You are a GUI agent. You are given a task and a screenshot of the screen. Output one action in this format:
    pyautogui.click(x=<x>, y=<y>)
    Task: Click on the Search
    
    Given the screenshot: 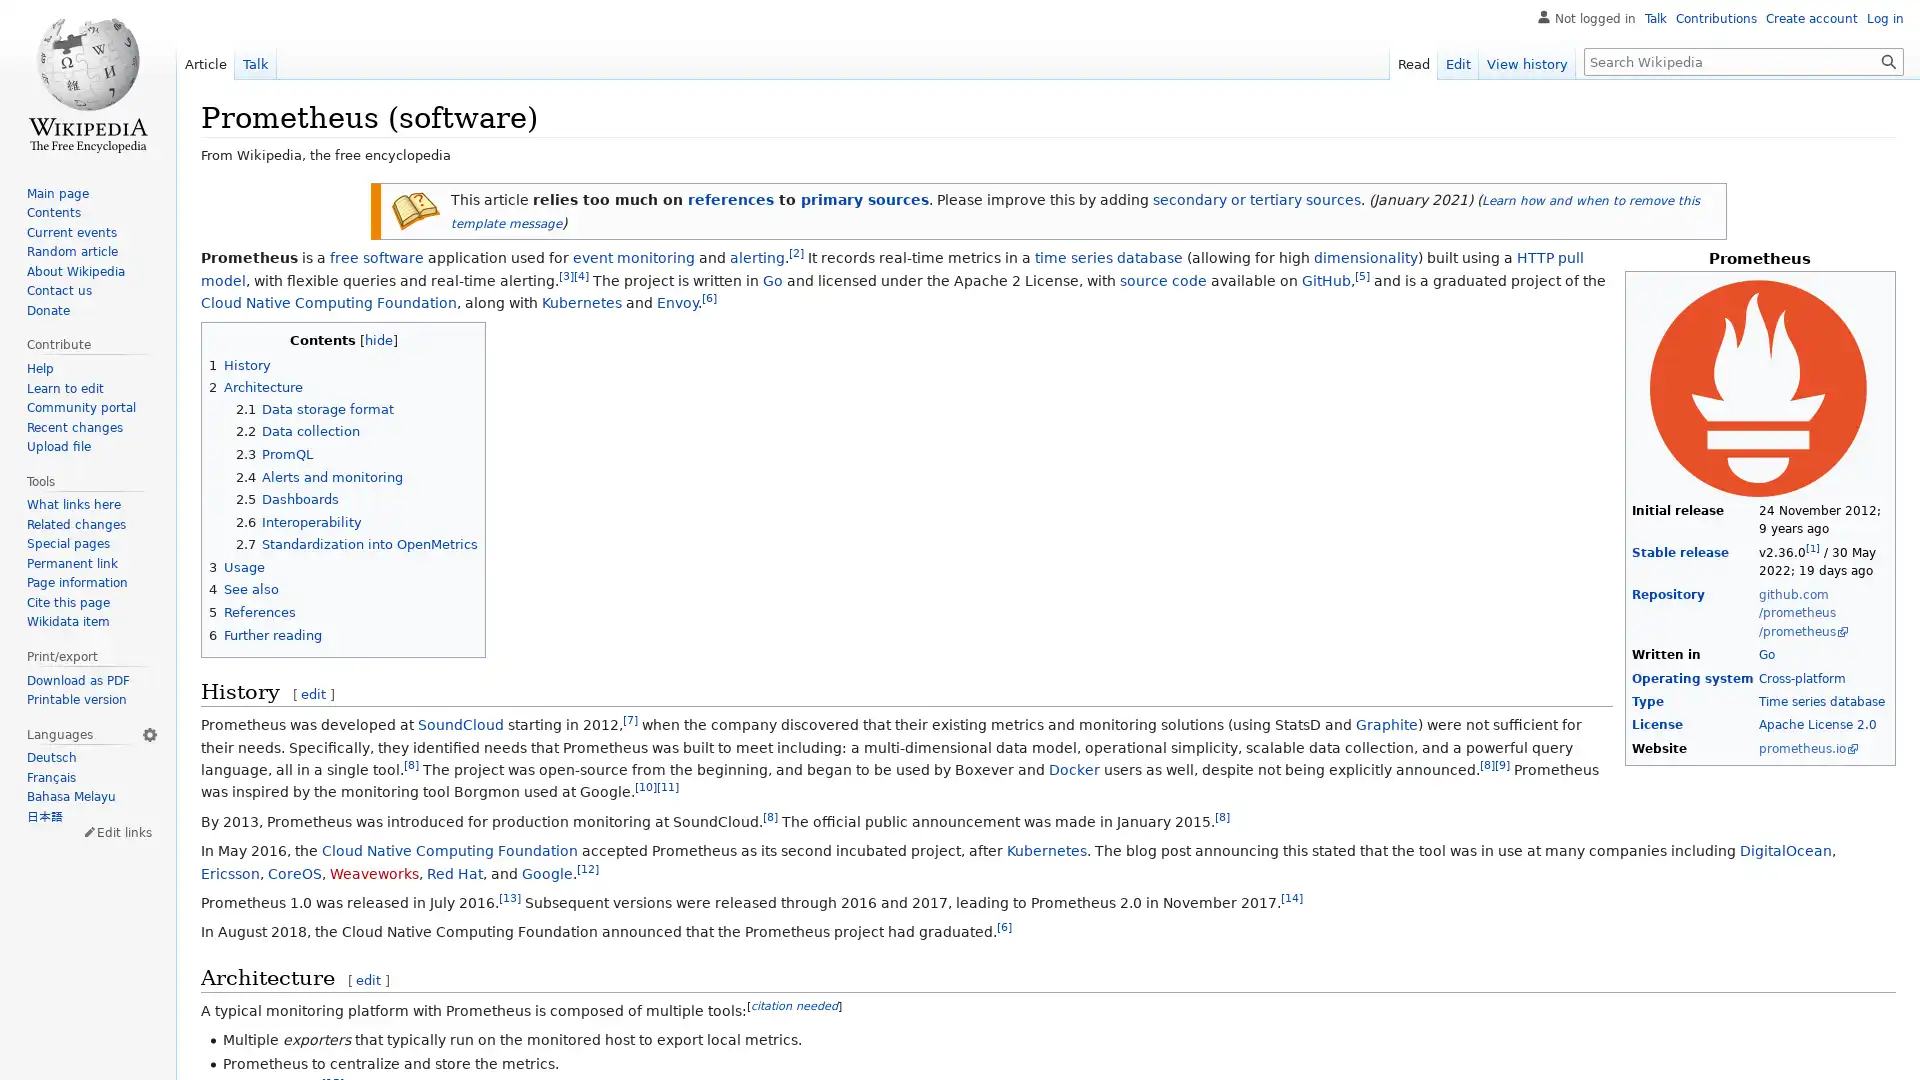 What is the action you would take?
    pyautogui.click(x=1888, y=60)
    